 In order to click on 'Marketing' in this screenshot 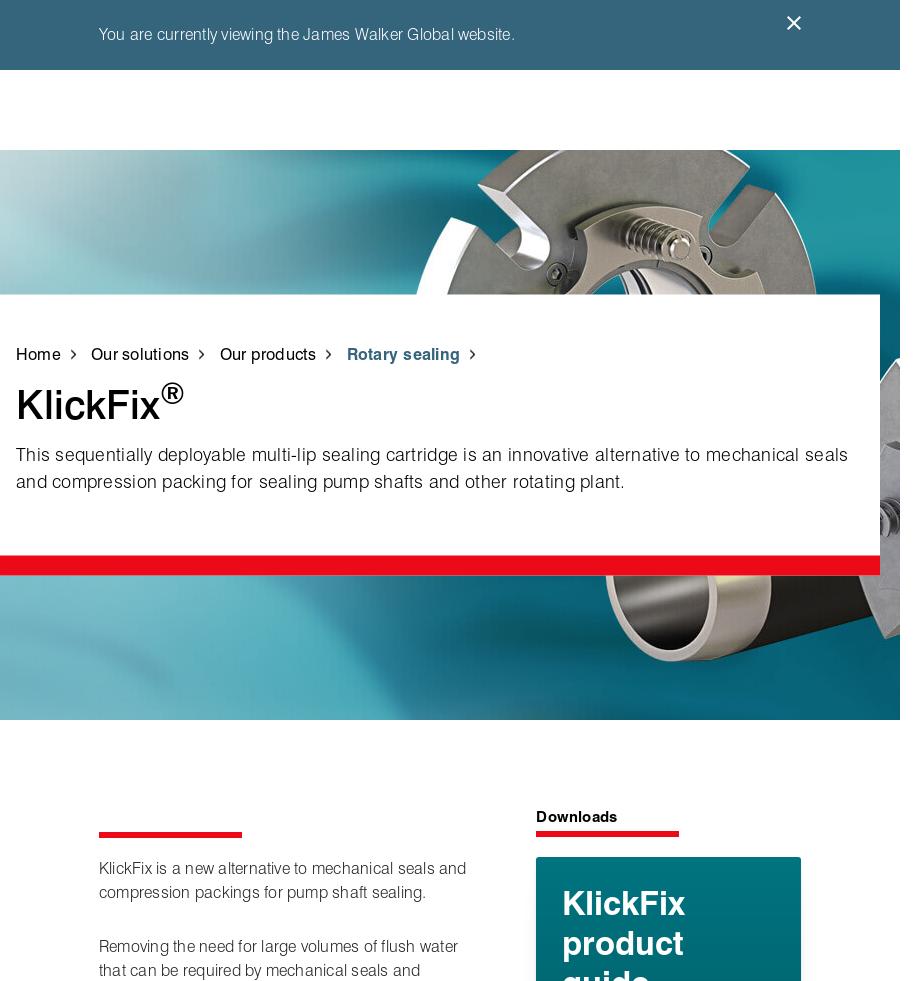, I will do `click(780, 539)`.